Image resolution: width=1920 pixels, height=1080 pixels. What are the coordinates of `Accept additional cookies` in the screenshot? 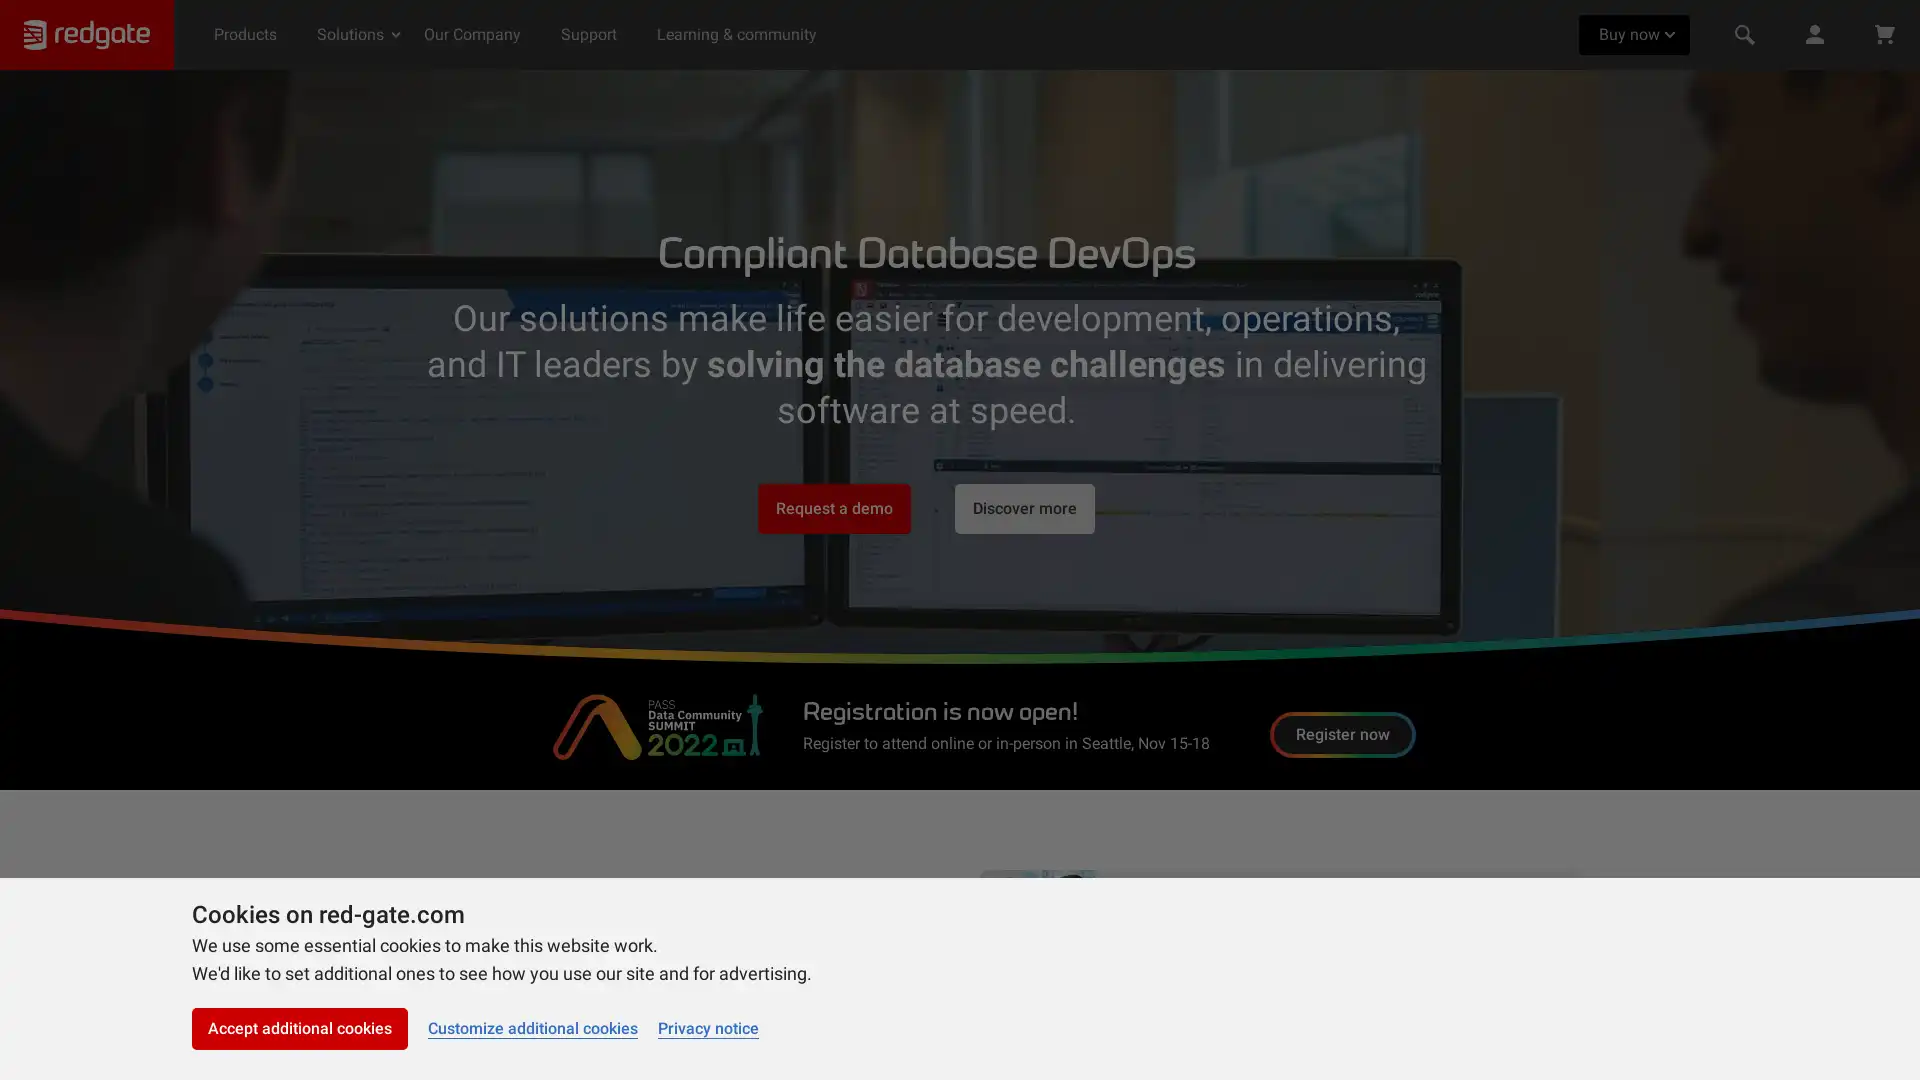 It's located at (298, 1029).